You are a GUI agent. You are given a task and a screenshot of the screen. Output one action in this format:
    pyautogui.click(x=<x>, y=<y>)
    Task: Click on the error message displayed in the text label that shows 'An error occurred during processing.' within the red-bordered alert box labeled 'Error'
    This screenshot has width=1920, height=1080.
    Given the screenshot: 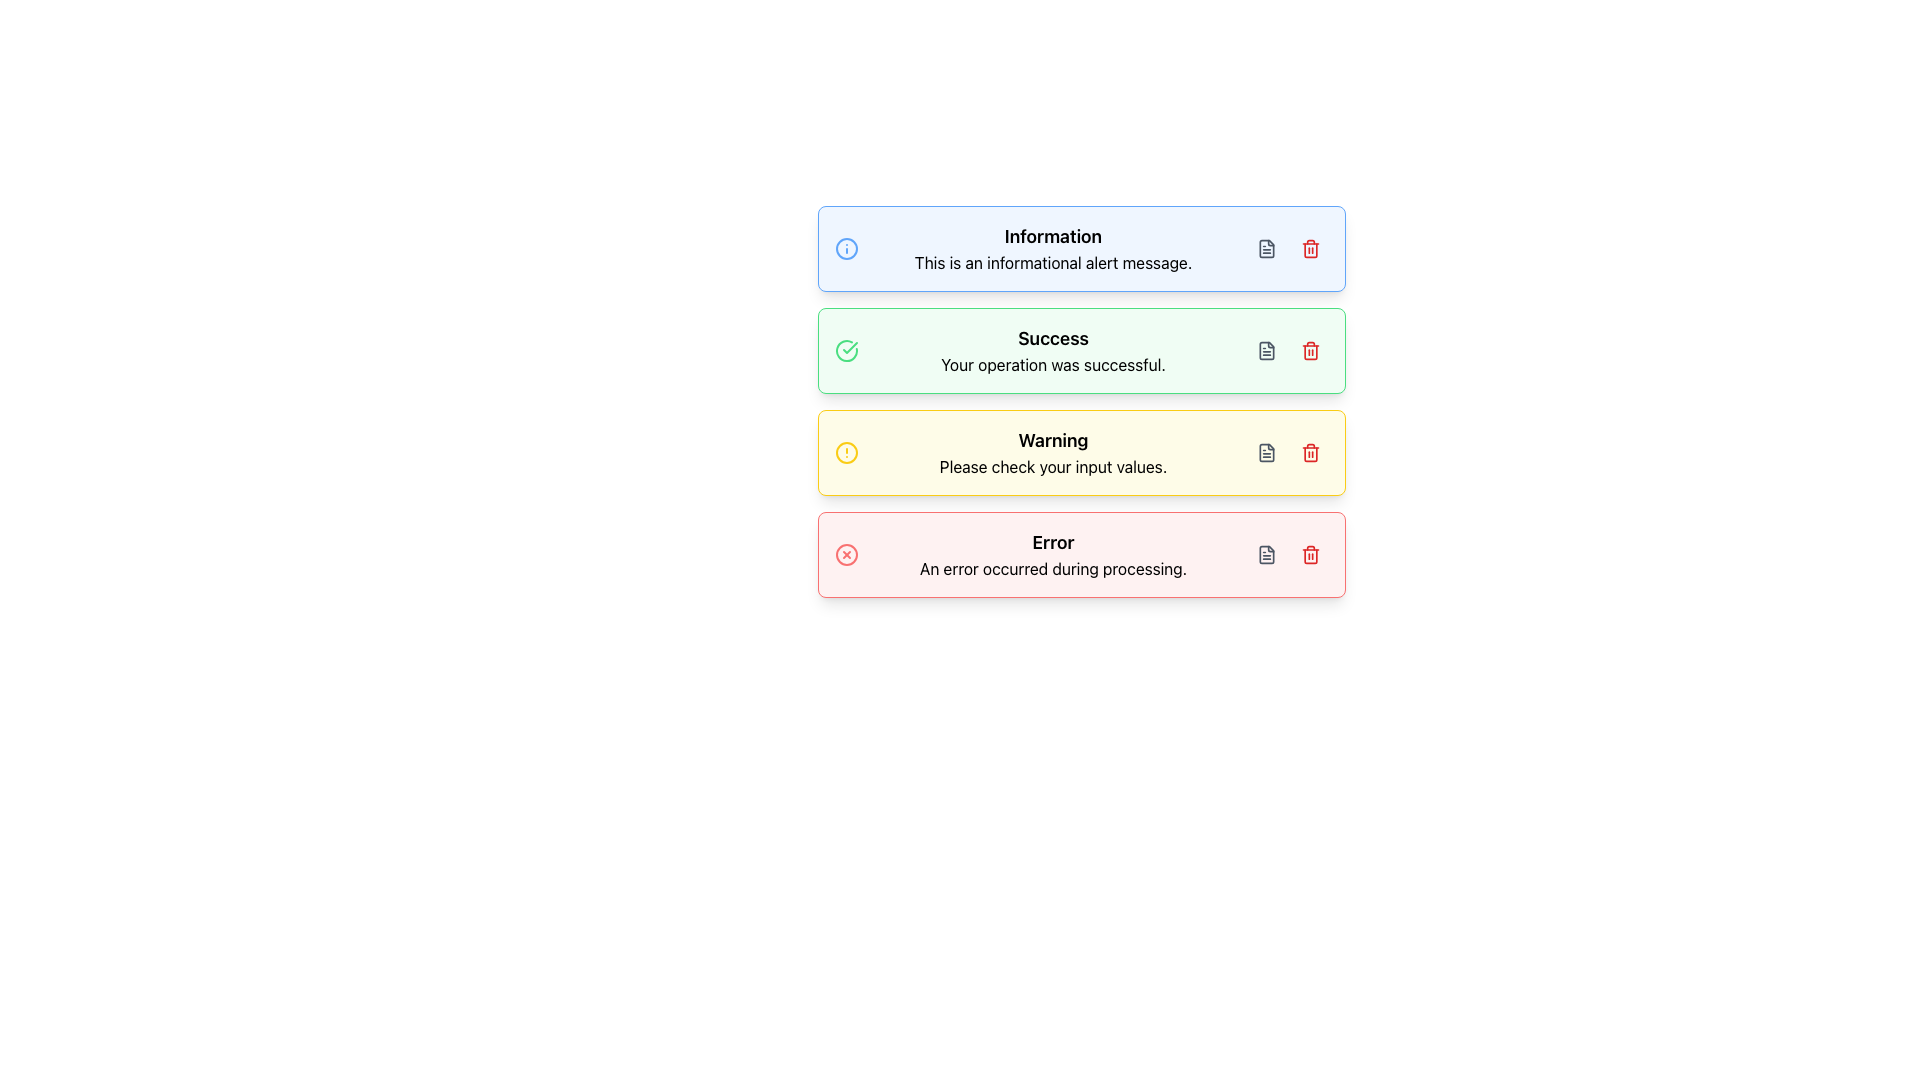 What is the action you would take?
    pyautogui.click(x=1052, y=569)
    